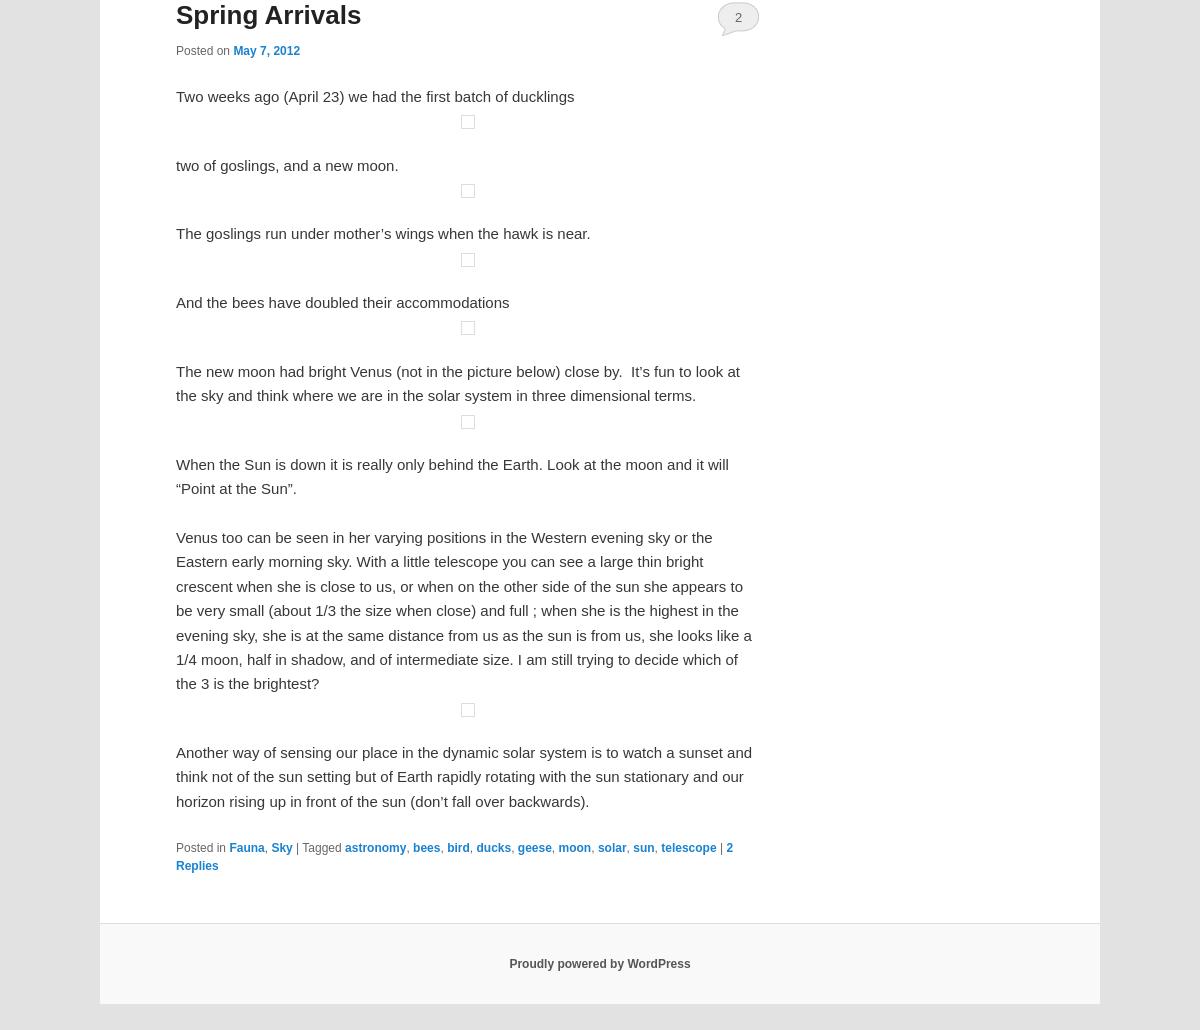  I want to click on 'two of goslings, and a new moon.', so click(286, 916).